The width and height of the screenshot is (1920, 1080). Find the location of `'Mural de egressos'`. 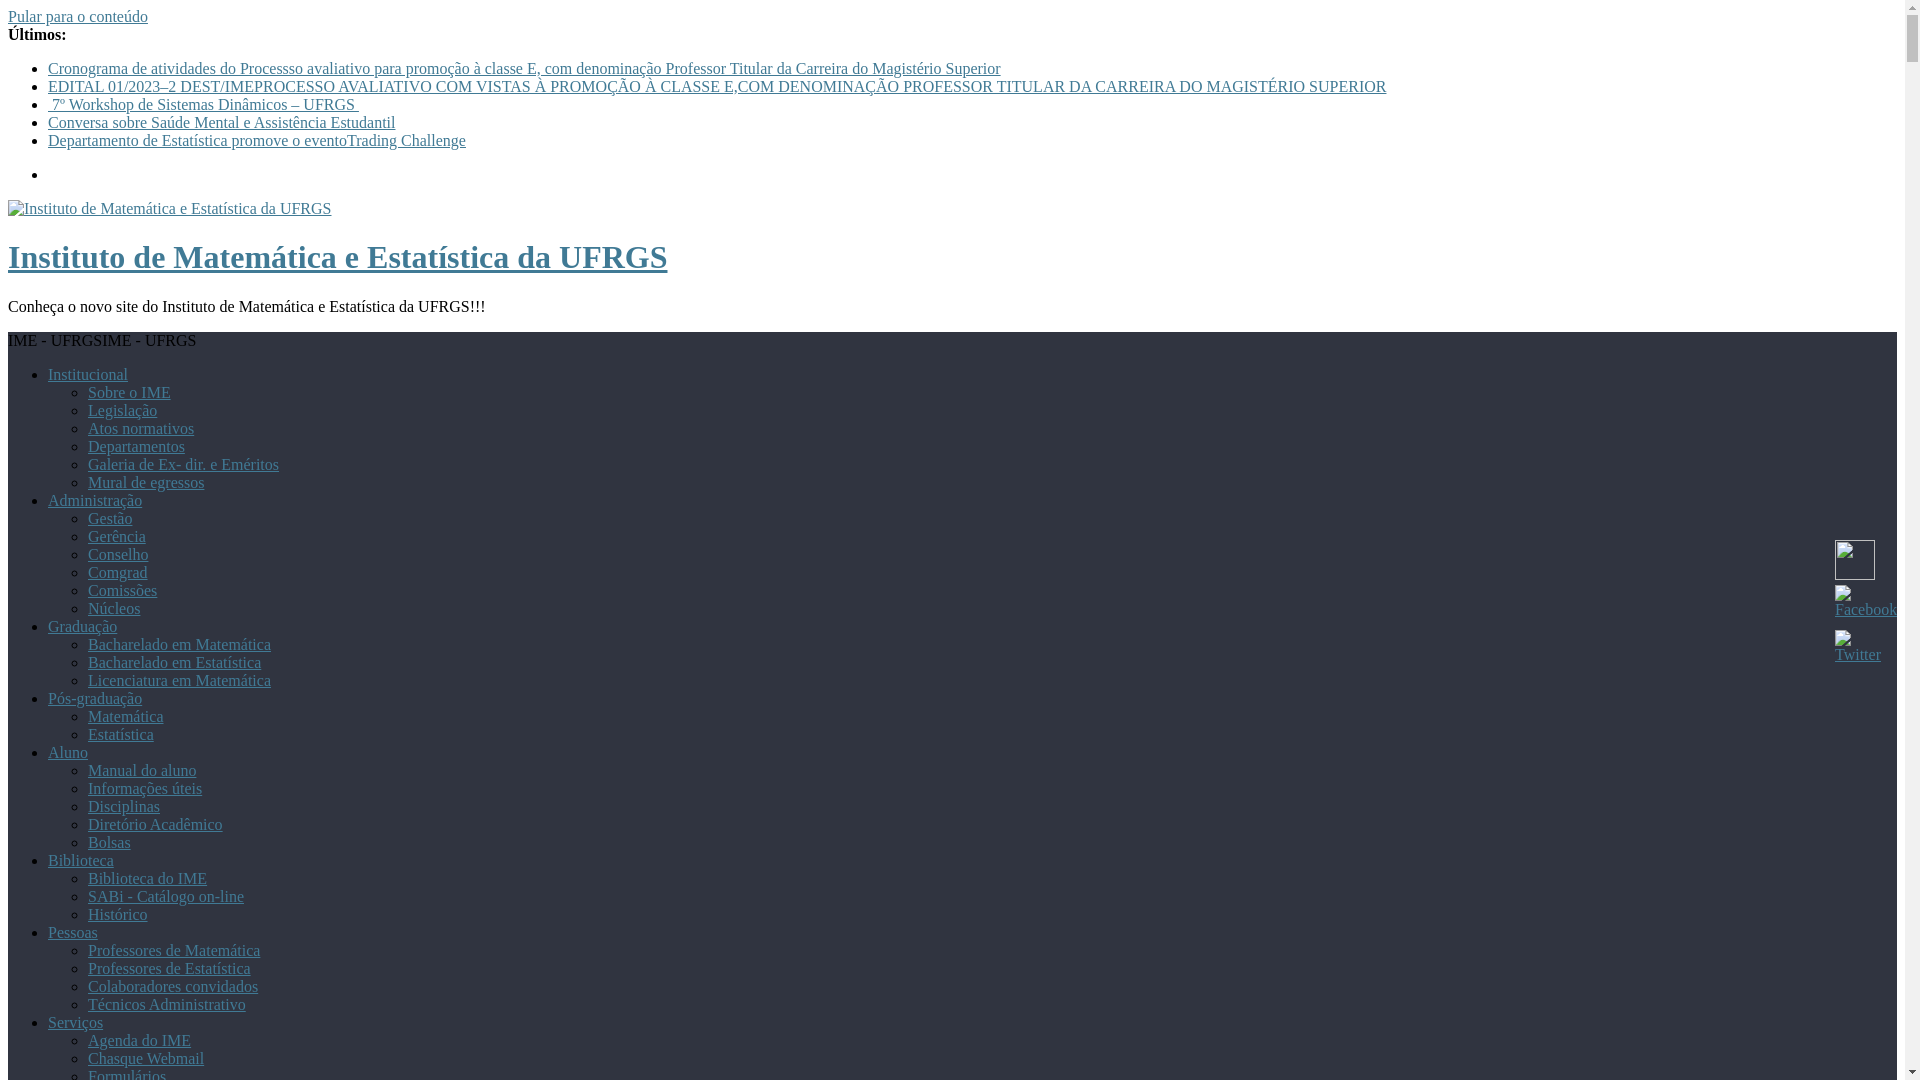

'Mural de egressos' is located at coordinates (144, 482).